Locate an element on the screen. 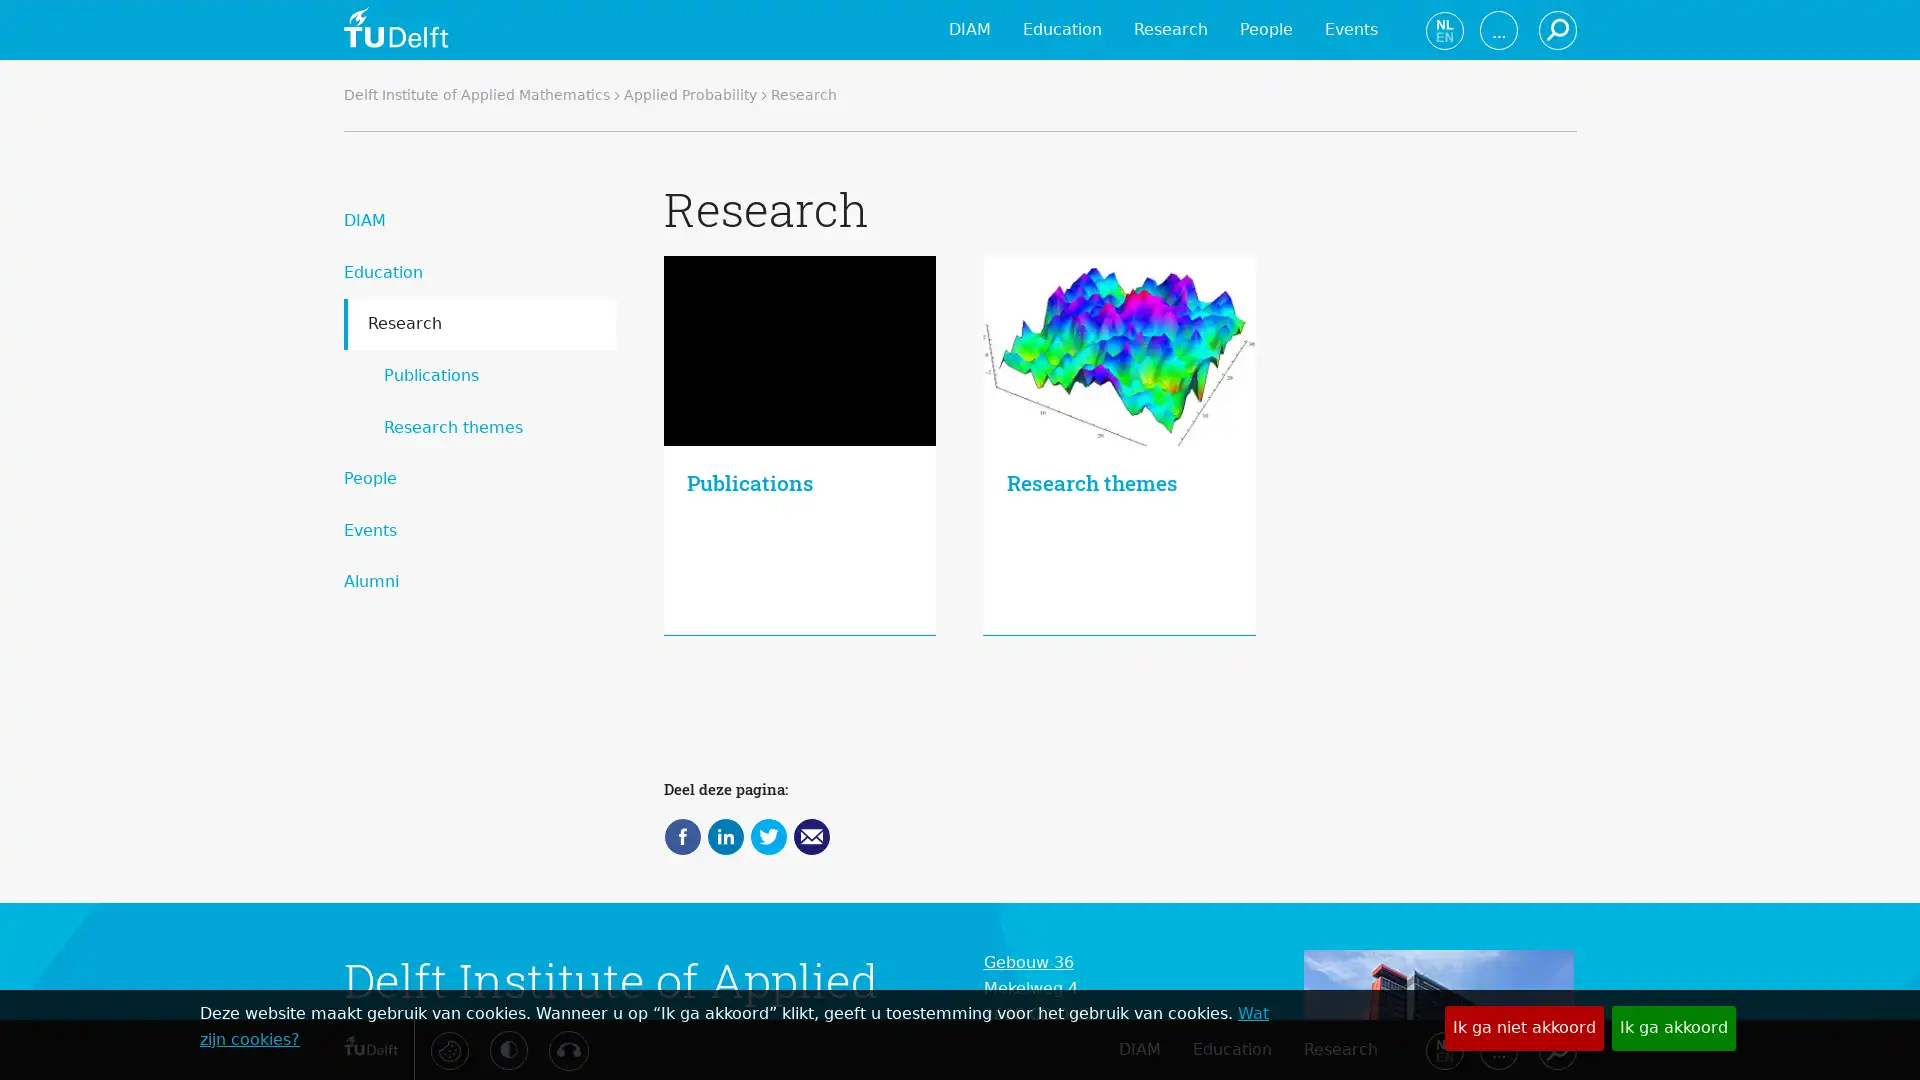 The height and width of the screenshot is (1080, 1920). Activeer hoog contrast is located at coordinates (508, 1048).